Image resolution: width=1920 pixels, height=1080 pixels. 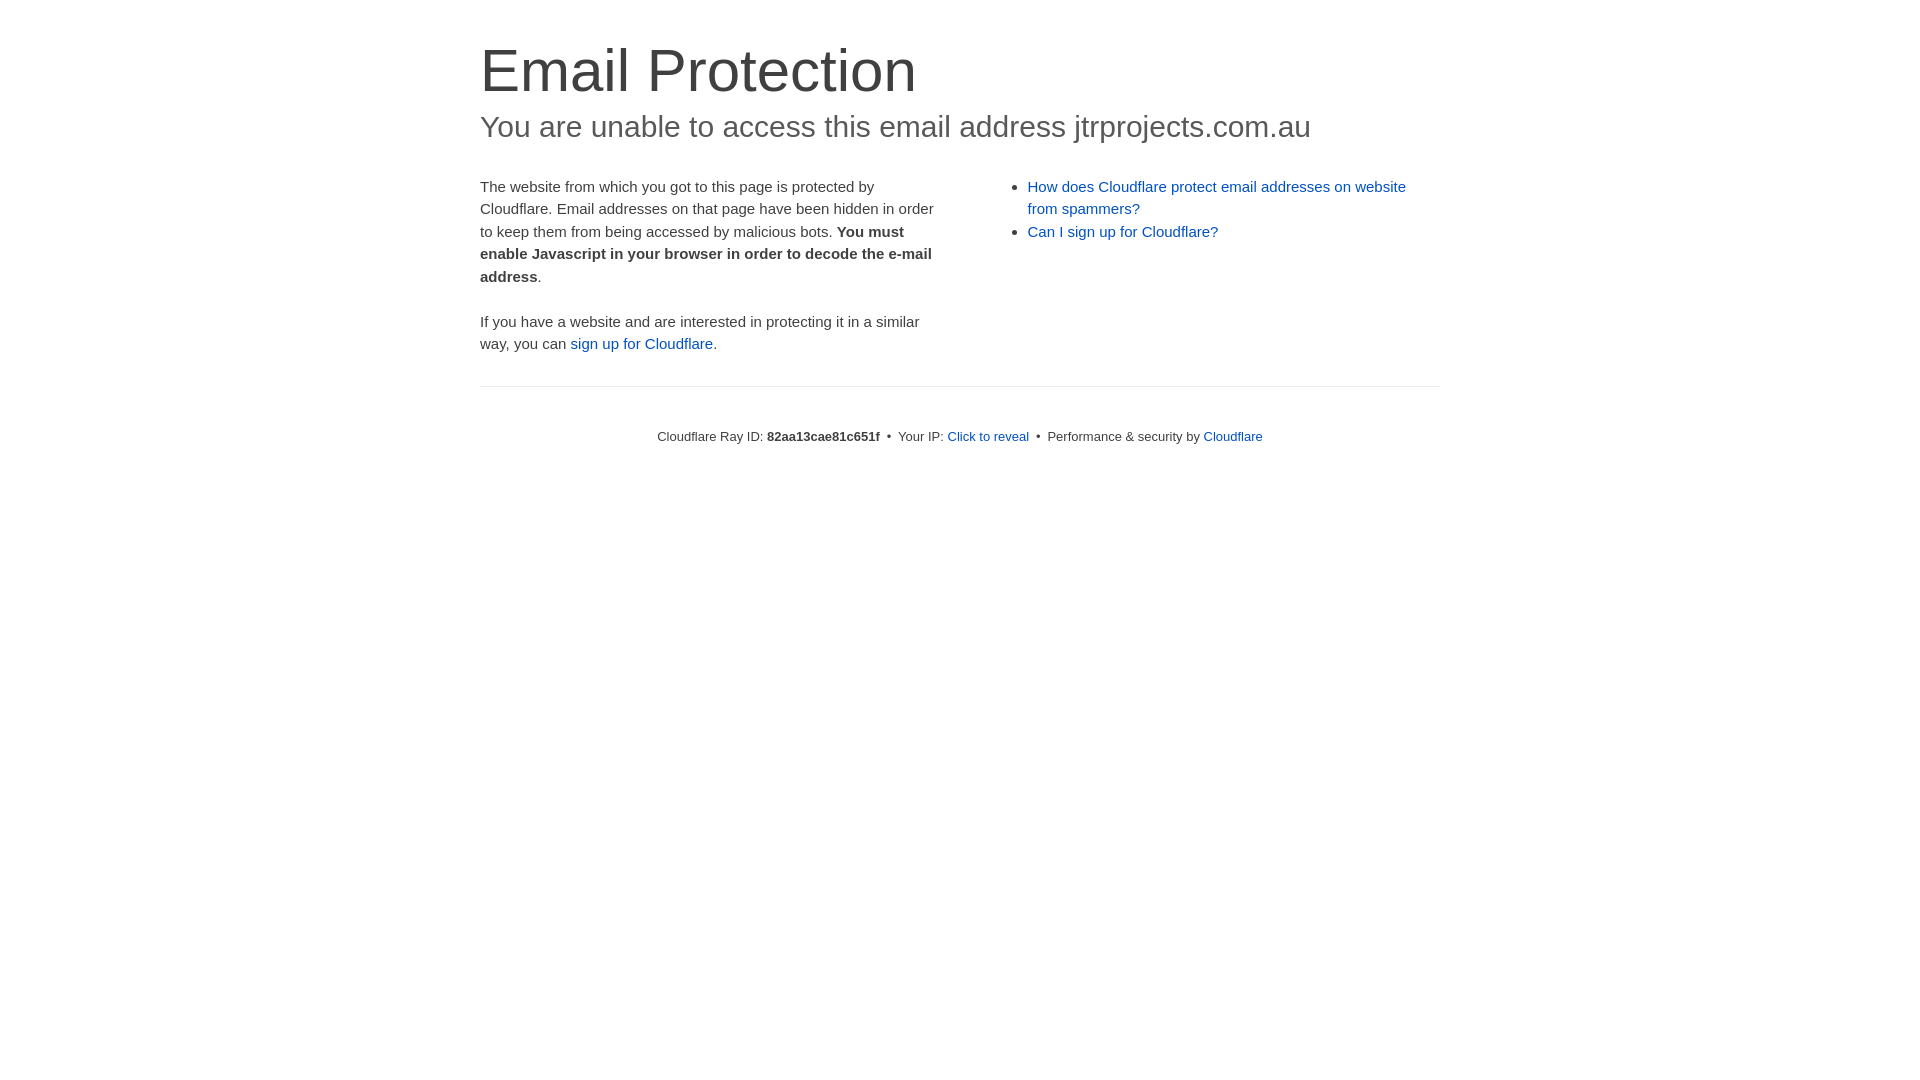 I want to click on 'Click to reveal', so click(x=988, y=435).